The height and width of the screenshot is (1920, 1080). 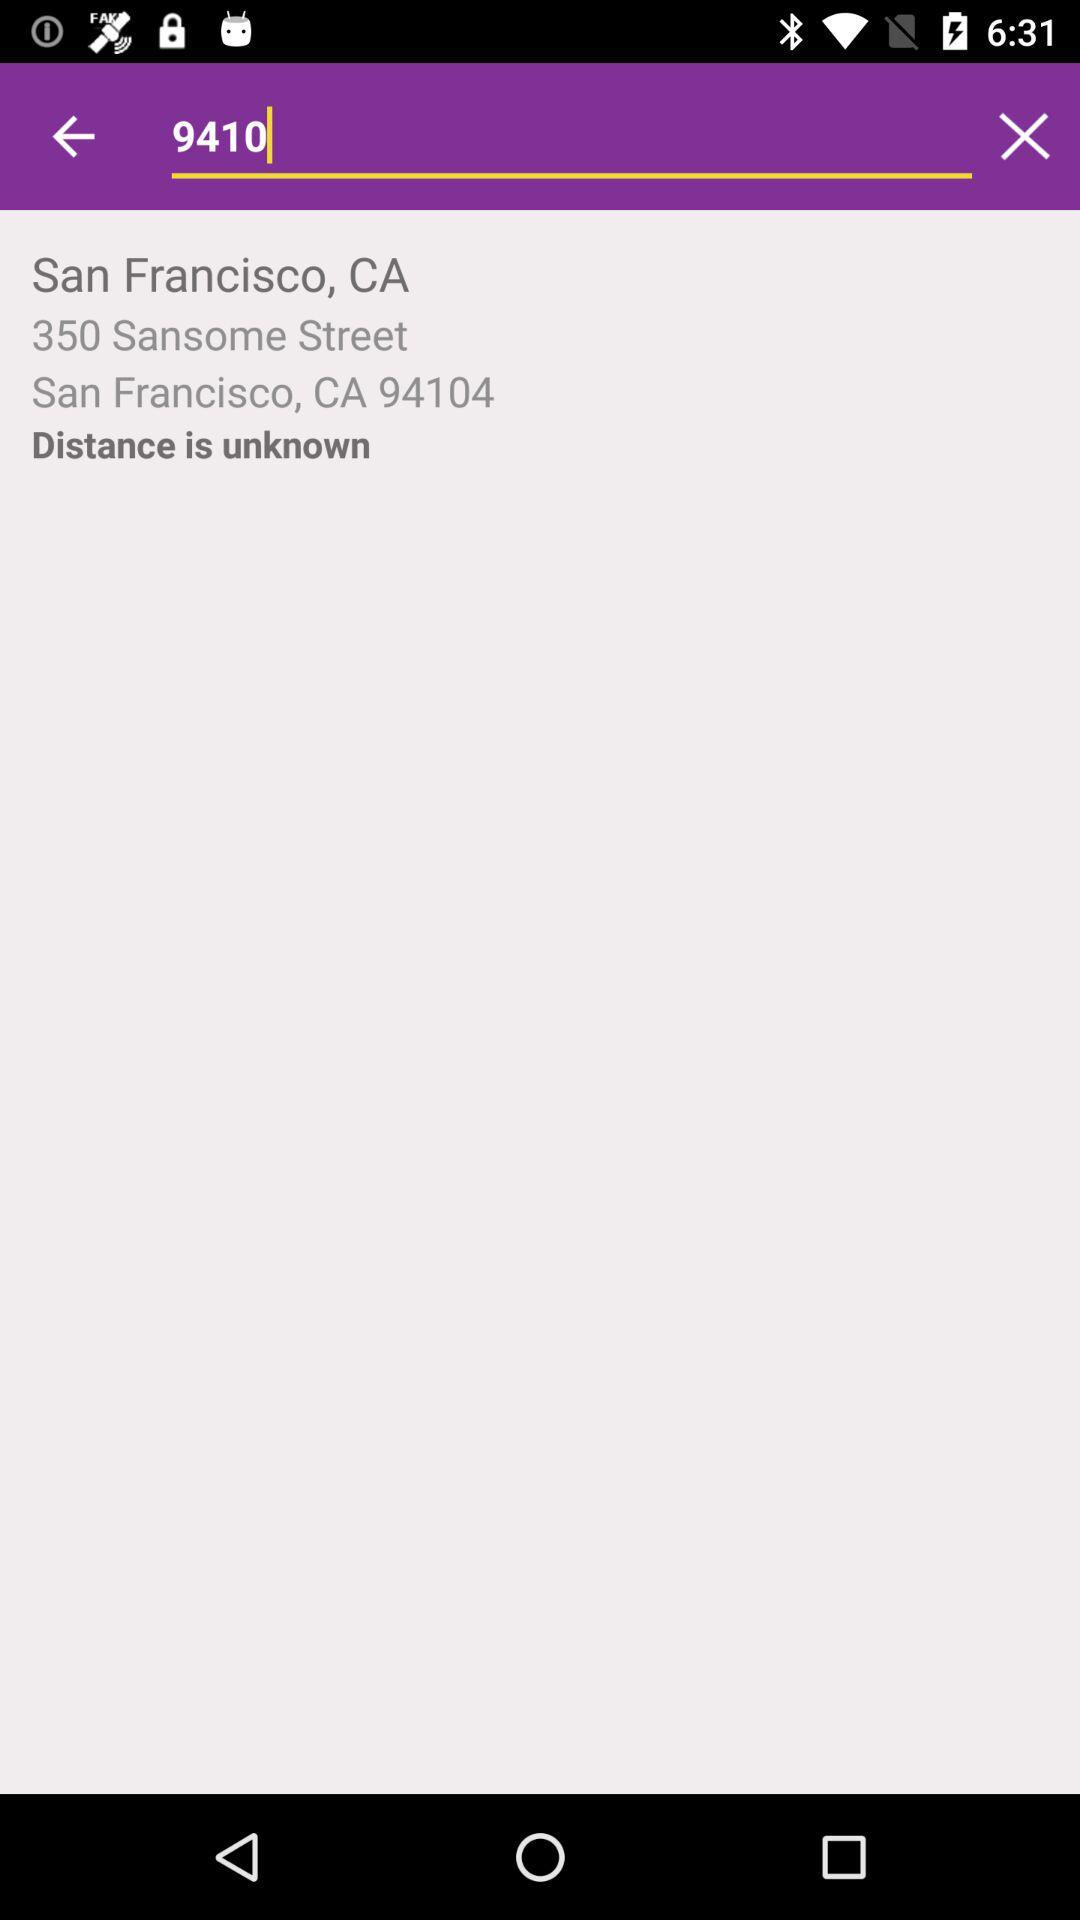 What do you see at coordinates (72, 135) in the screenshot?
I see `icon above the san francisco, ca item` at bounding box center [72, 135].